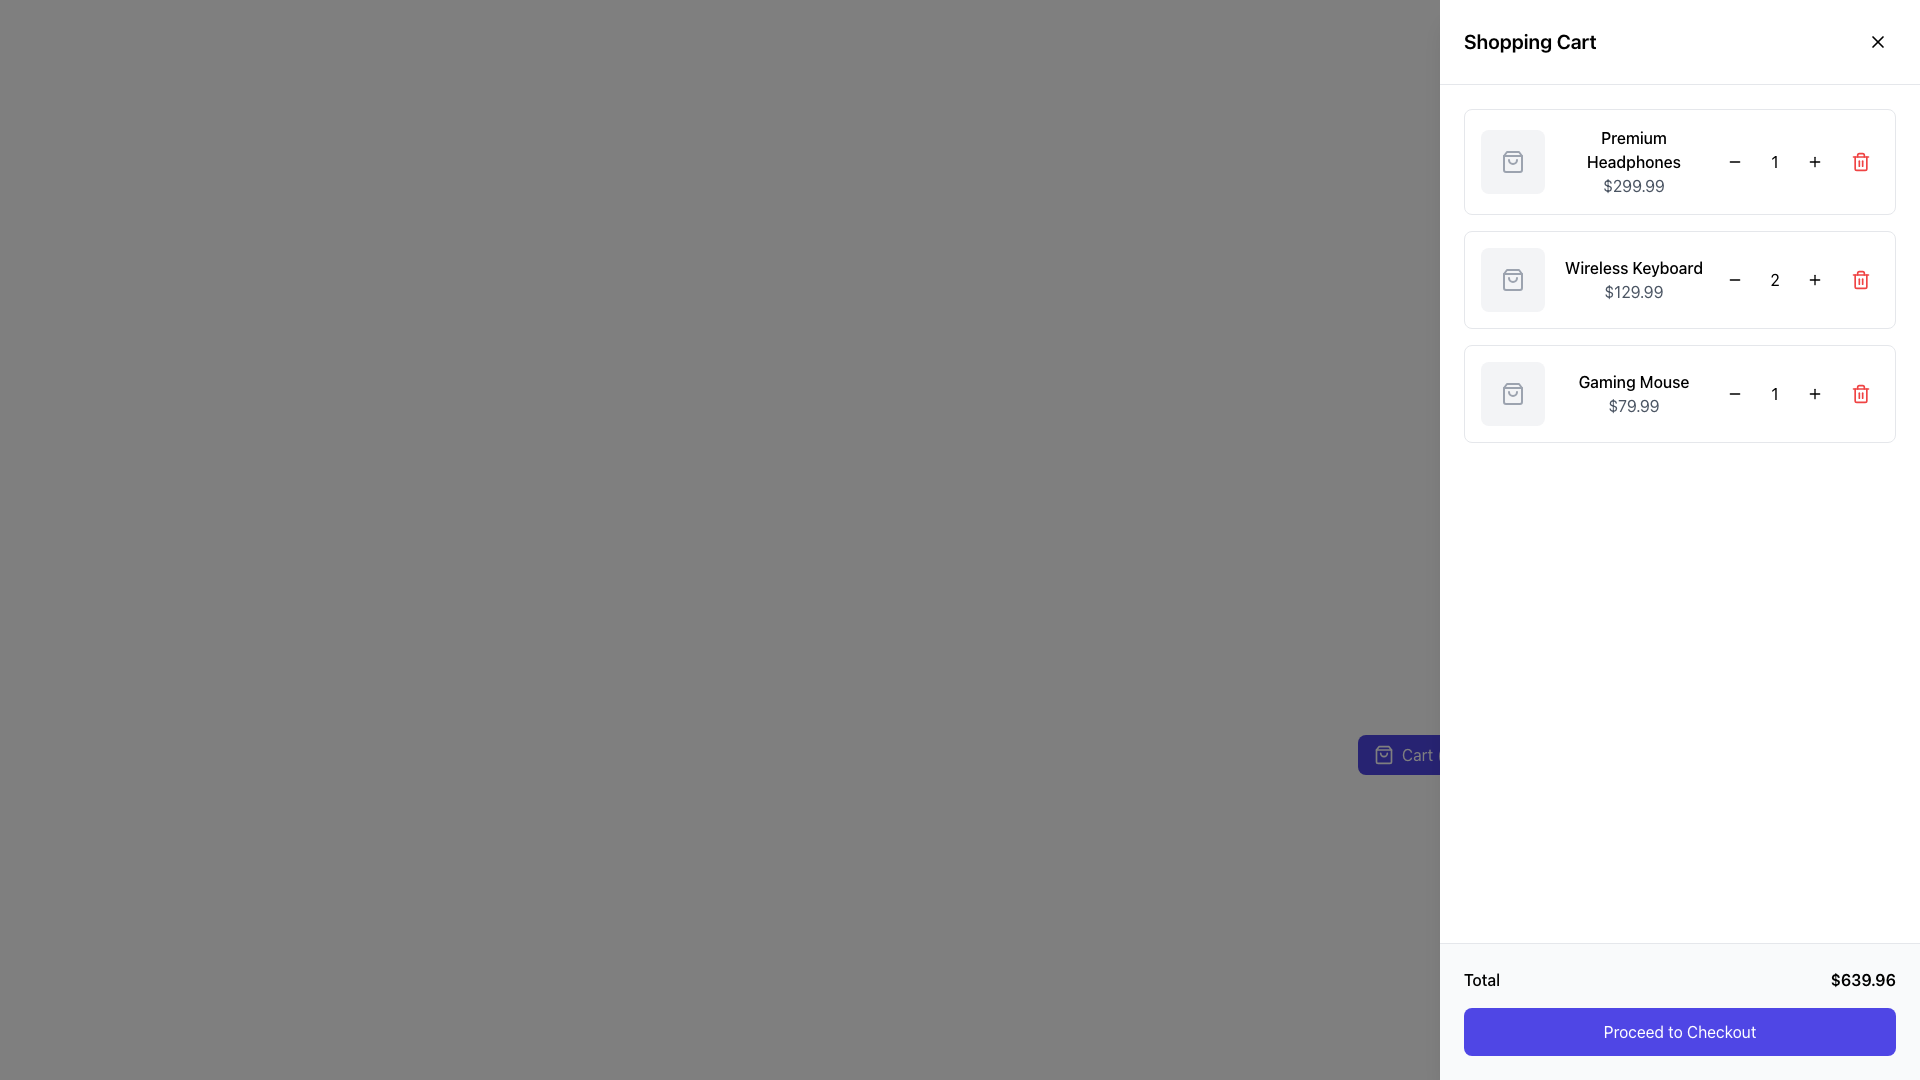 The width and height of the screenshot is (1920, 1080). What do you see at coordinates (1814, 393) in the screenshot?
I see `the small square button featuring a plus icon (+) in the center, located in the shopping cart interface next to the quantity display of 'Gaming Mouse' in the third row` at bounding box center [1814, 393].